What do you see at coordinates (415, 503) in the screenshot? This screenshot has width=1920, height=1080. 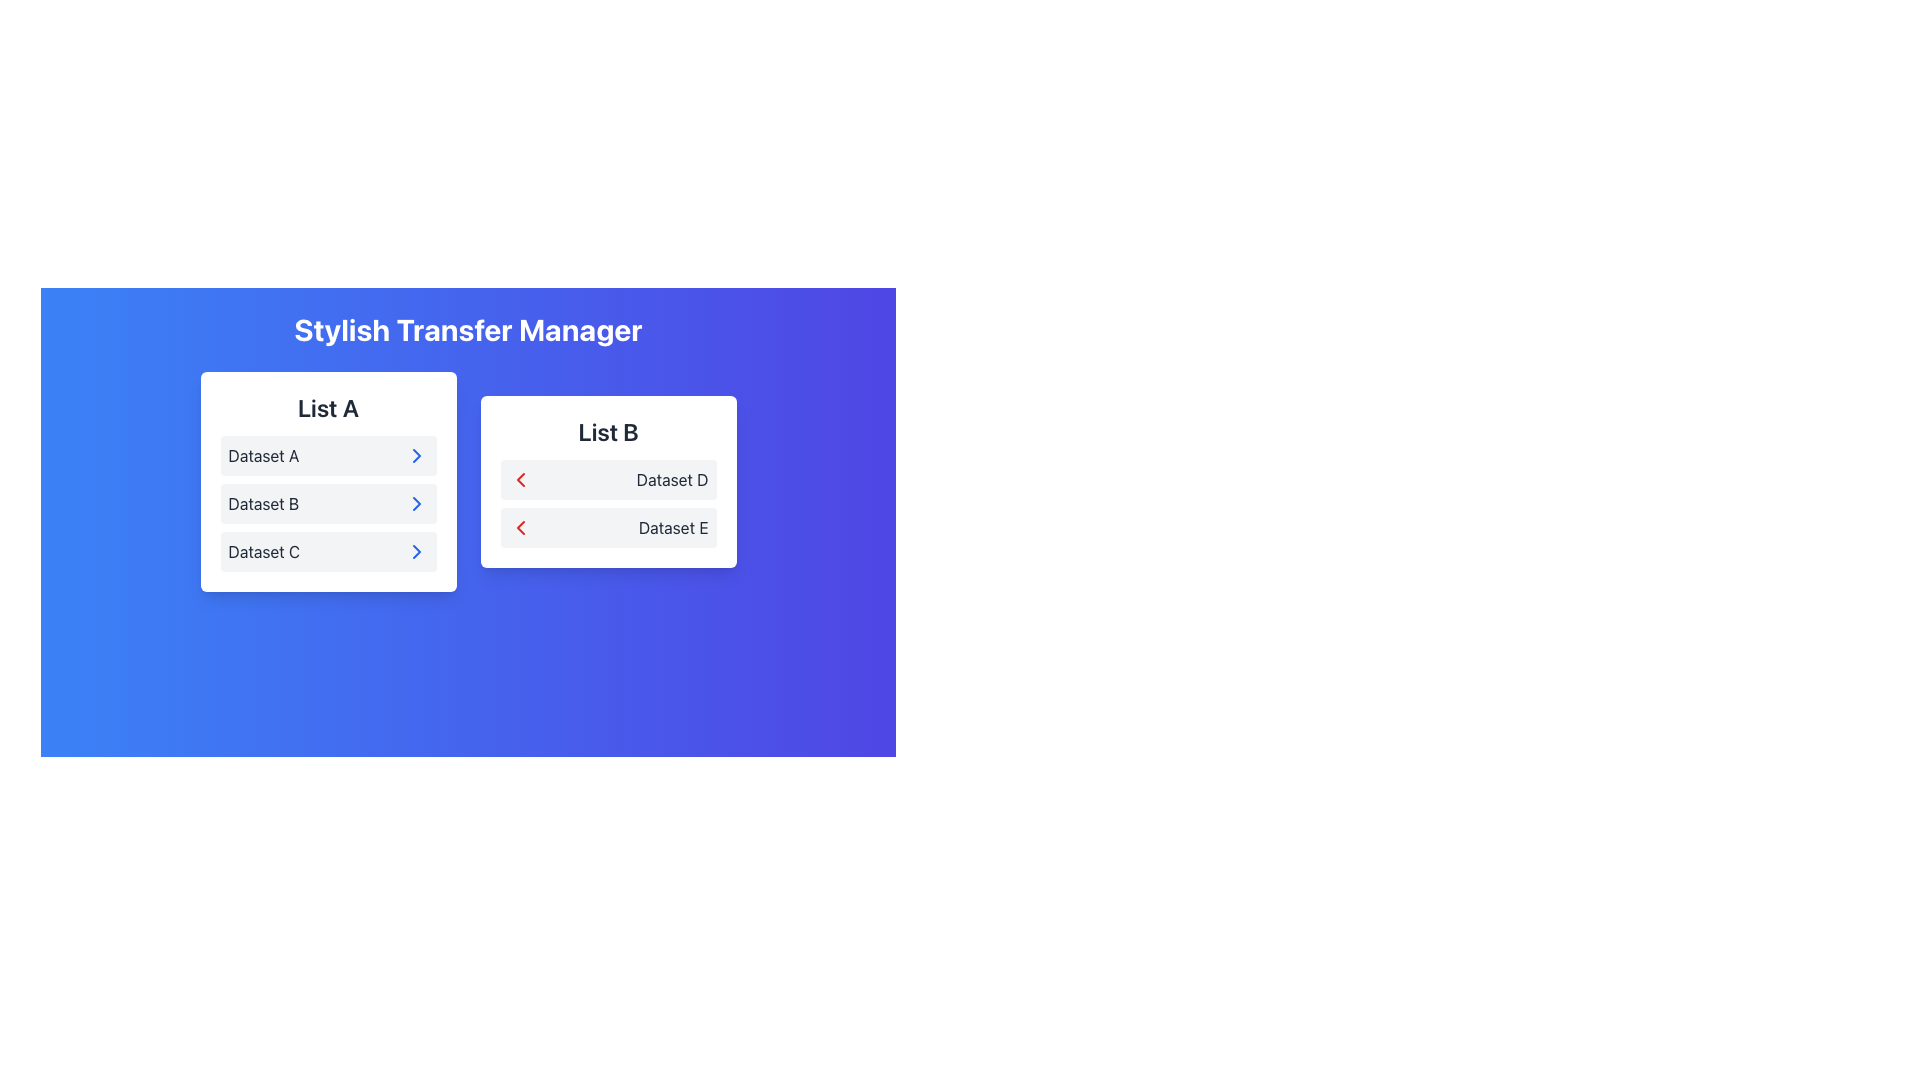 I see `the rightmost chevron icon in the second row of the card labeled 'List A', next to the text 'Dataset B'` at bounding box center [415, 503].